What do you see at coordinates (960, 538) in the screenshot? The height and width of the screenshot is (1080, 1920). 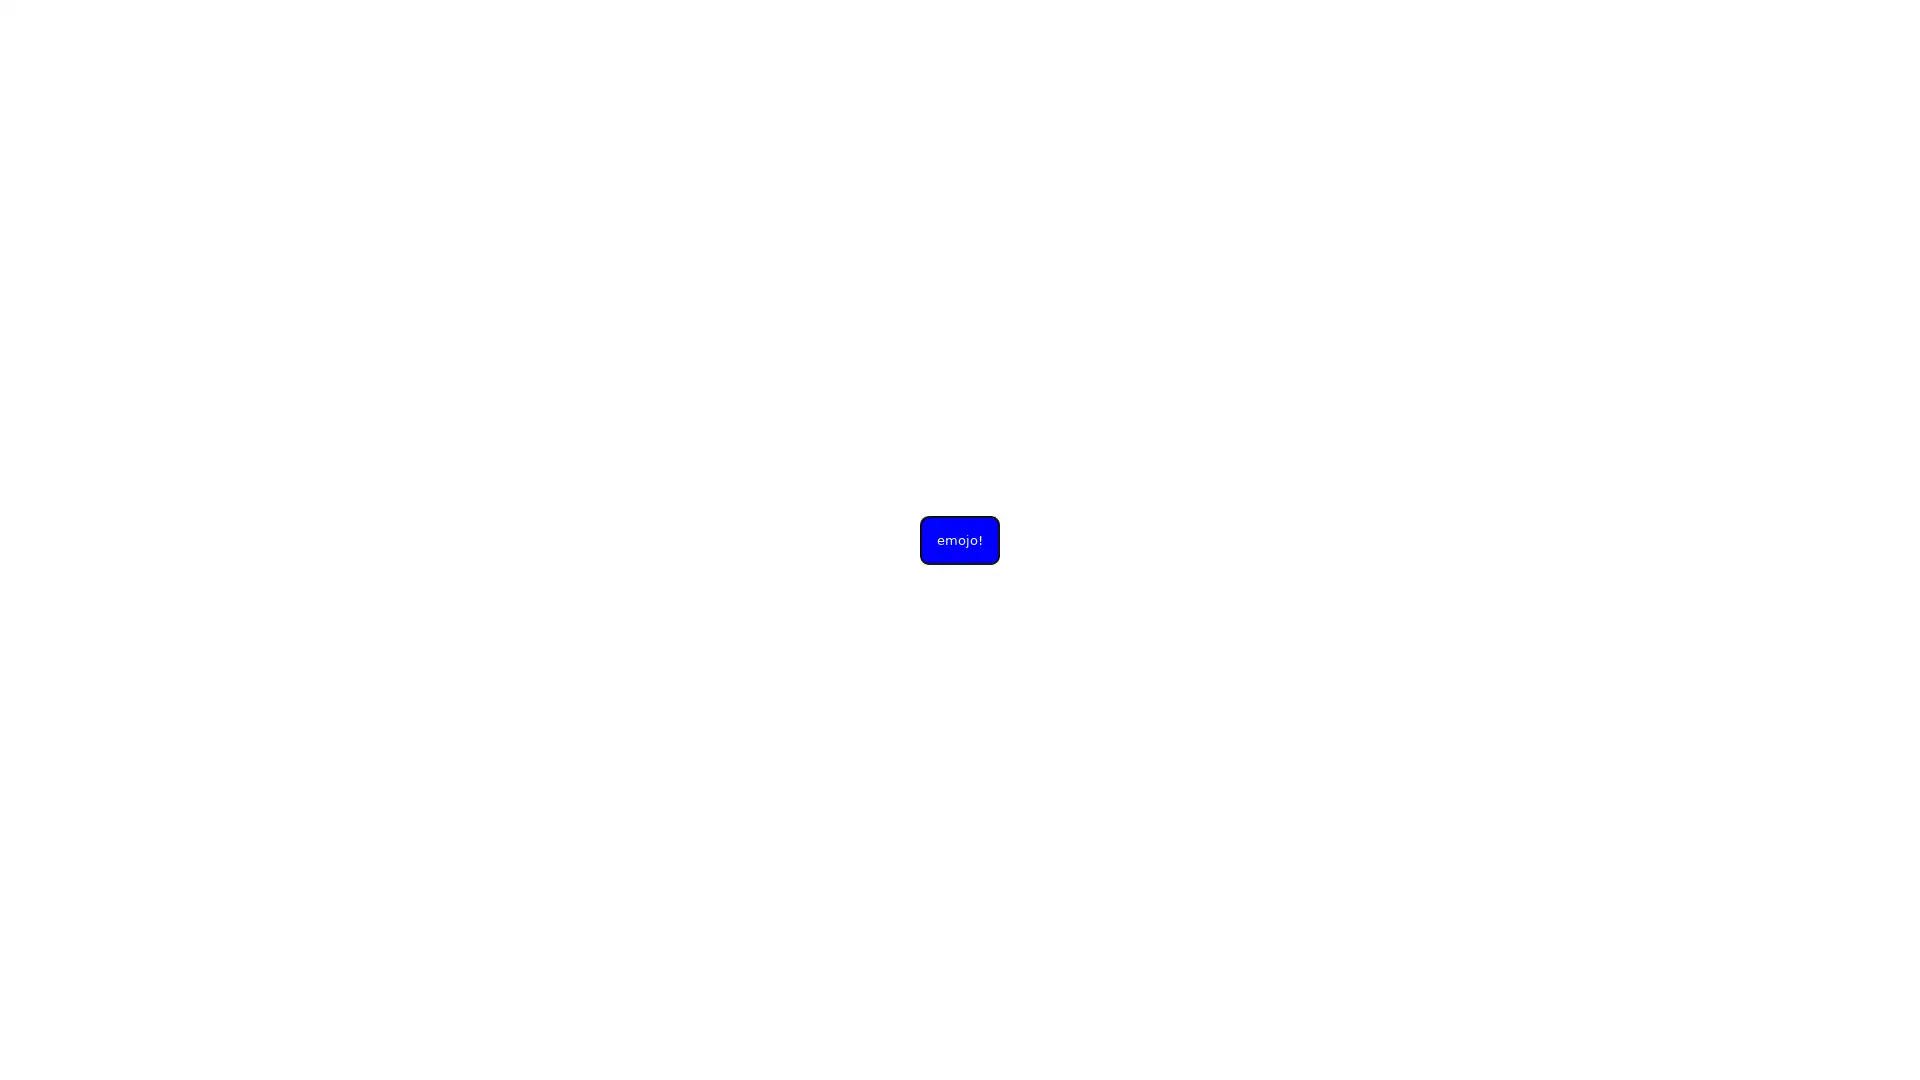 I see `emojo!` at bounding box center [960, 538].